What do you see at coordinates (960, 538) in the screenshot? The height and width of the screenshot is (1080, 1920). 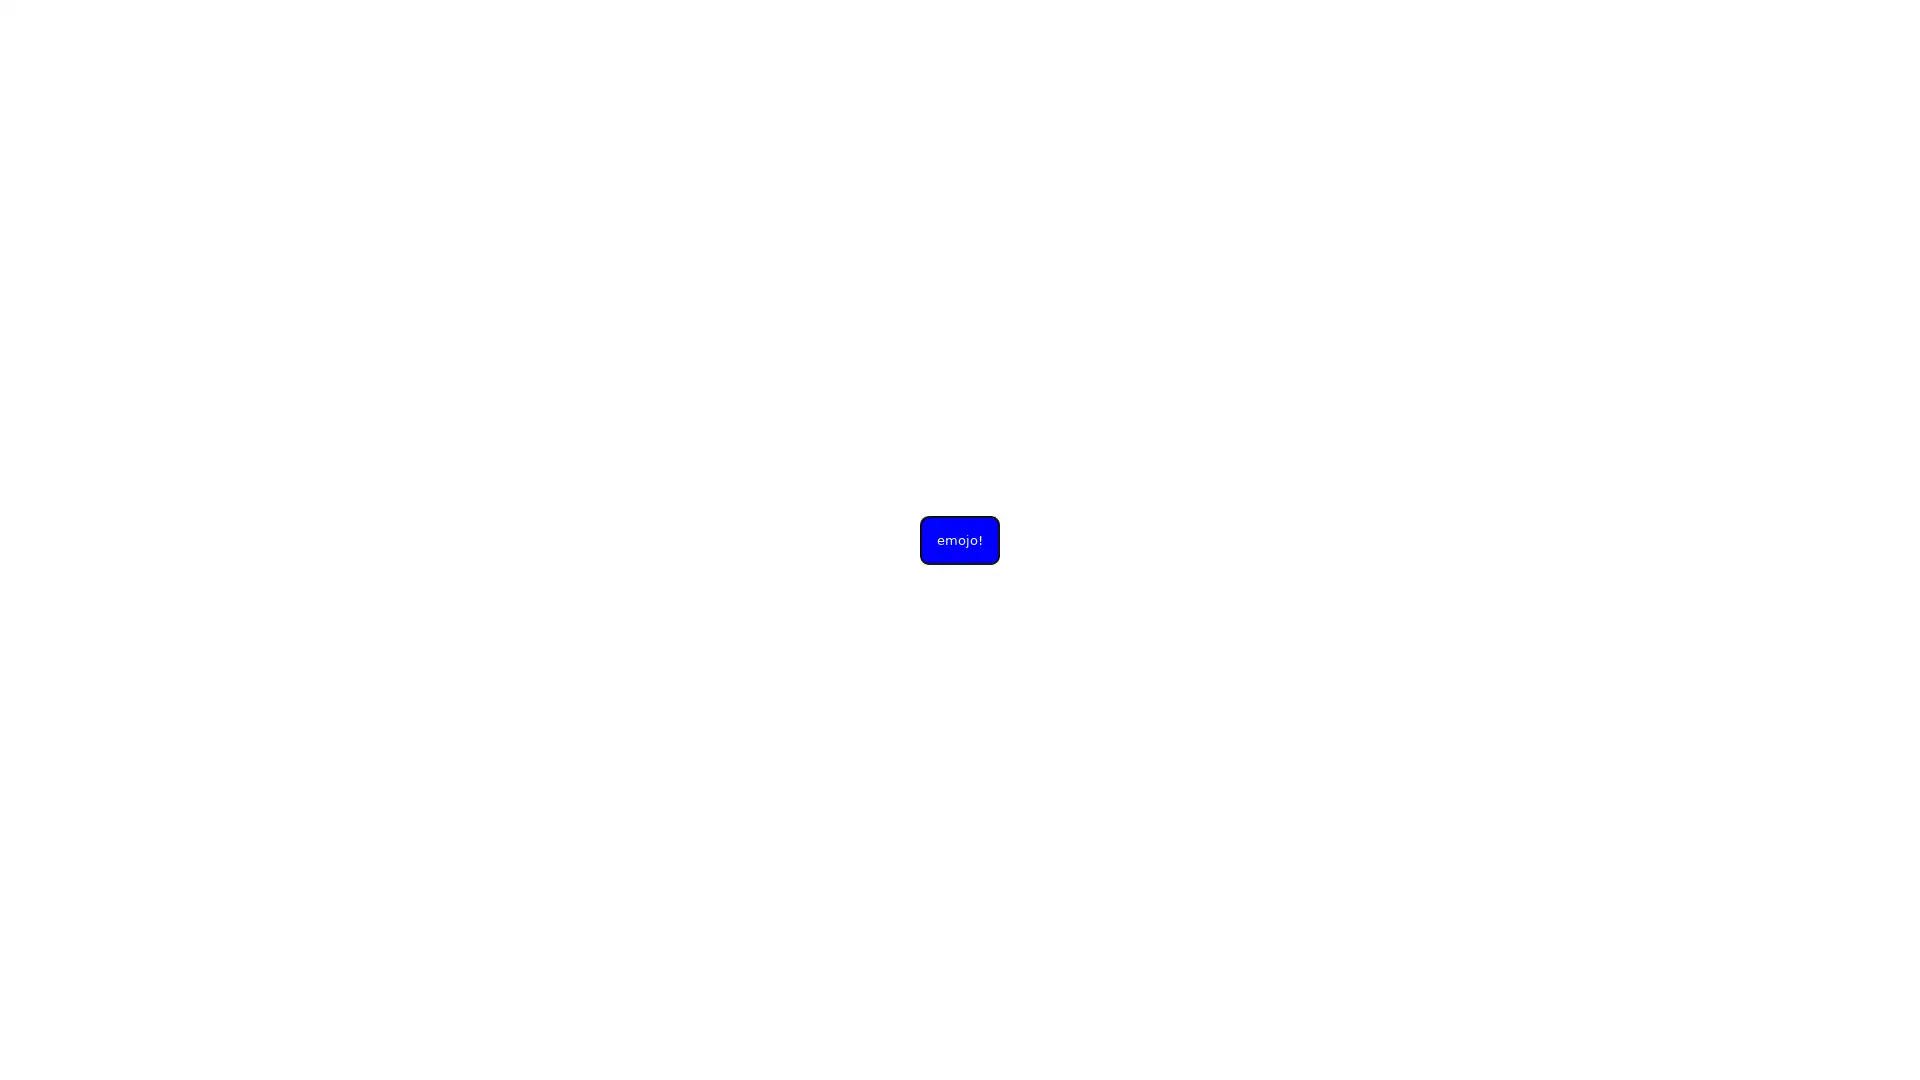 I see `emojo!` at bounding box center [960, 538].